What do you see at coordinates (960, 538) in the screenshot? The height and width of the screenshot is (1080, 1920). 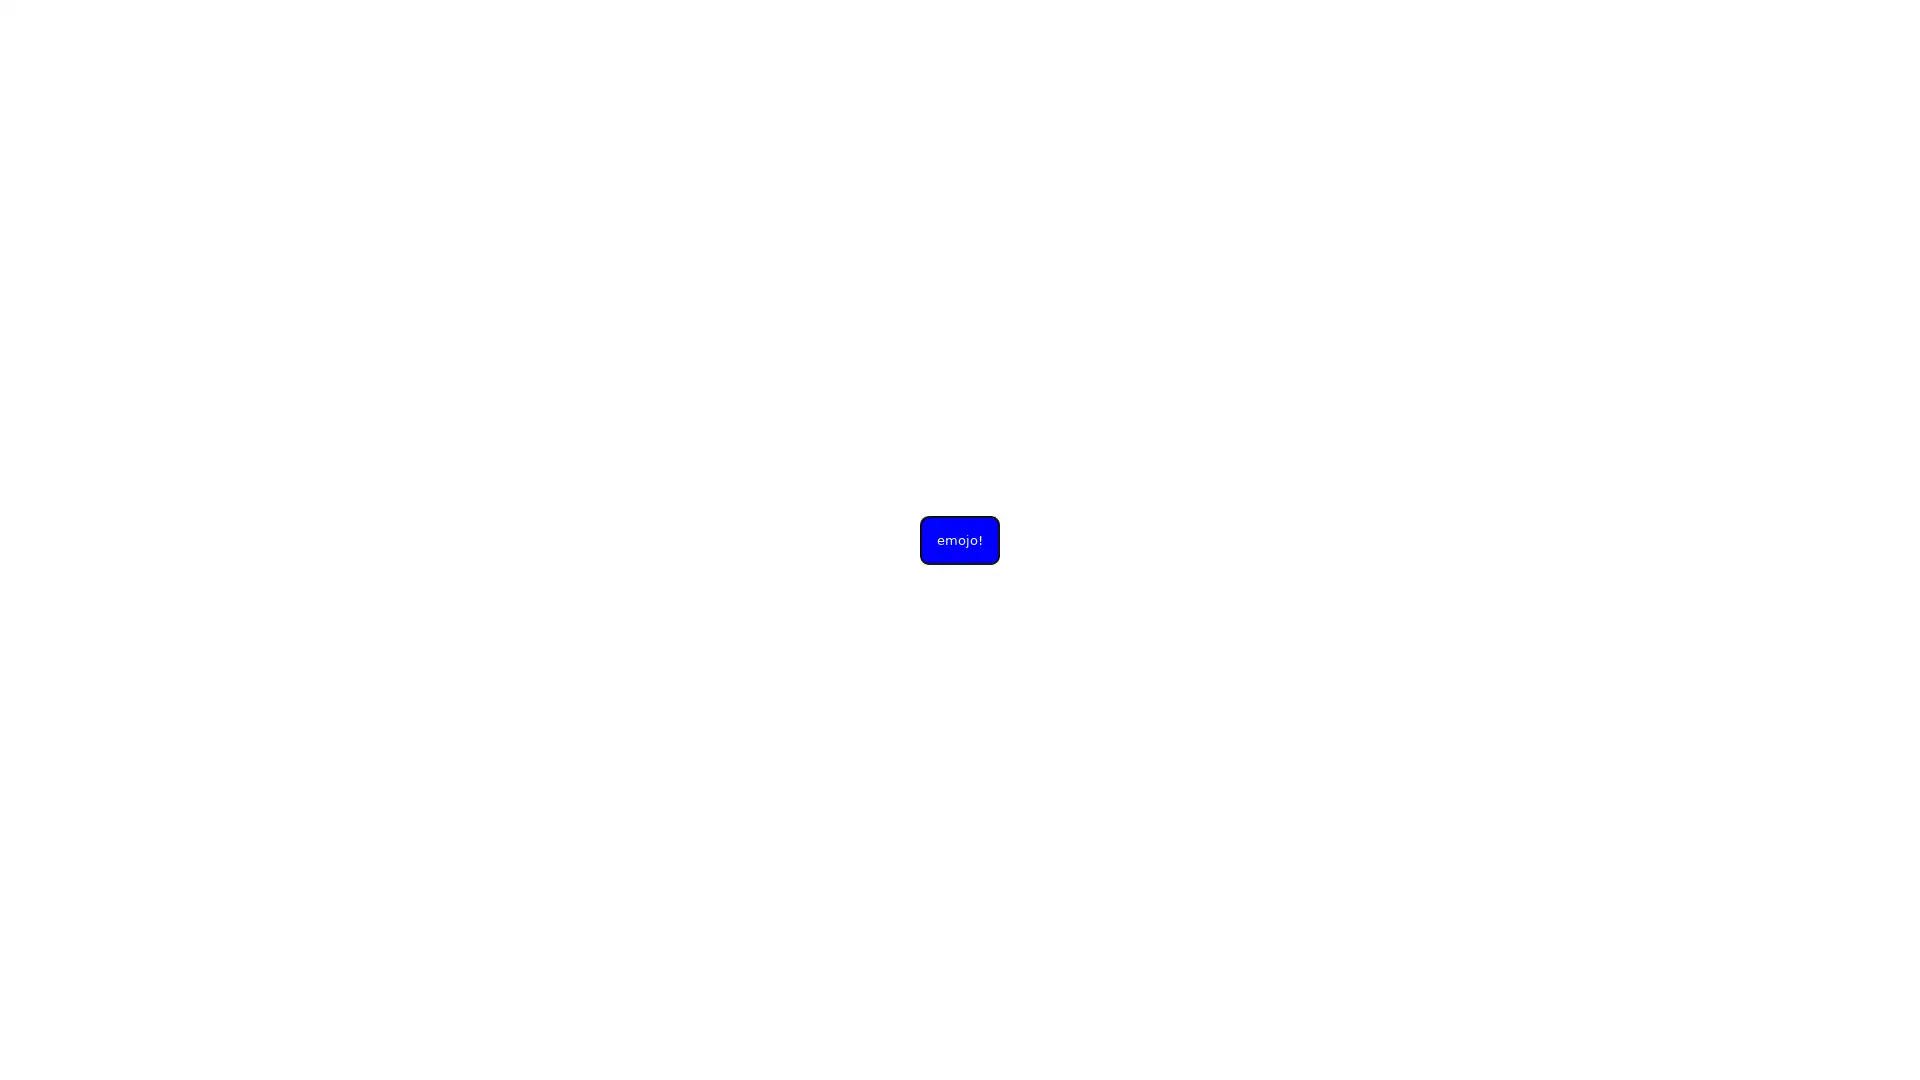 I see `emojo!` at bounding box center [960, 538].